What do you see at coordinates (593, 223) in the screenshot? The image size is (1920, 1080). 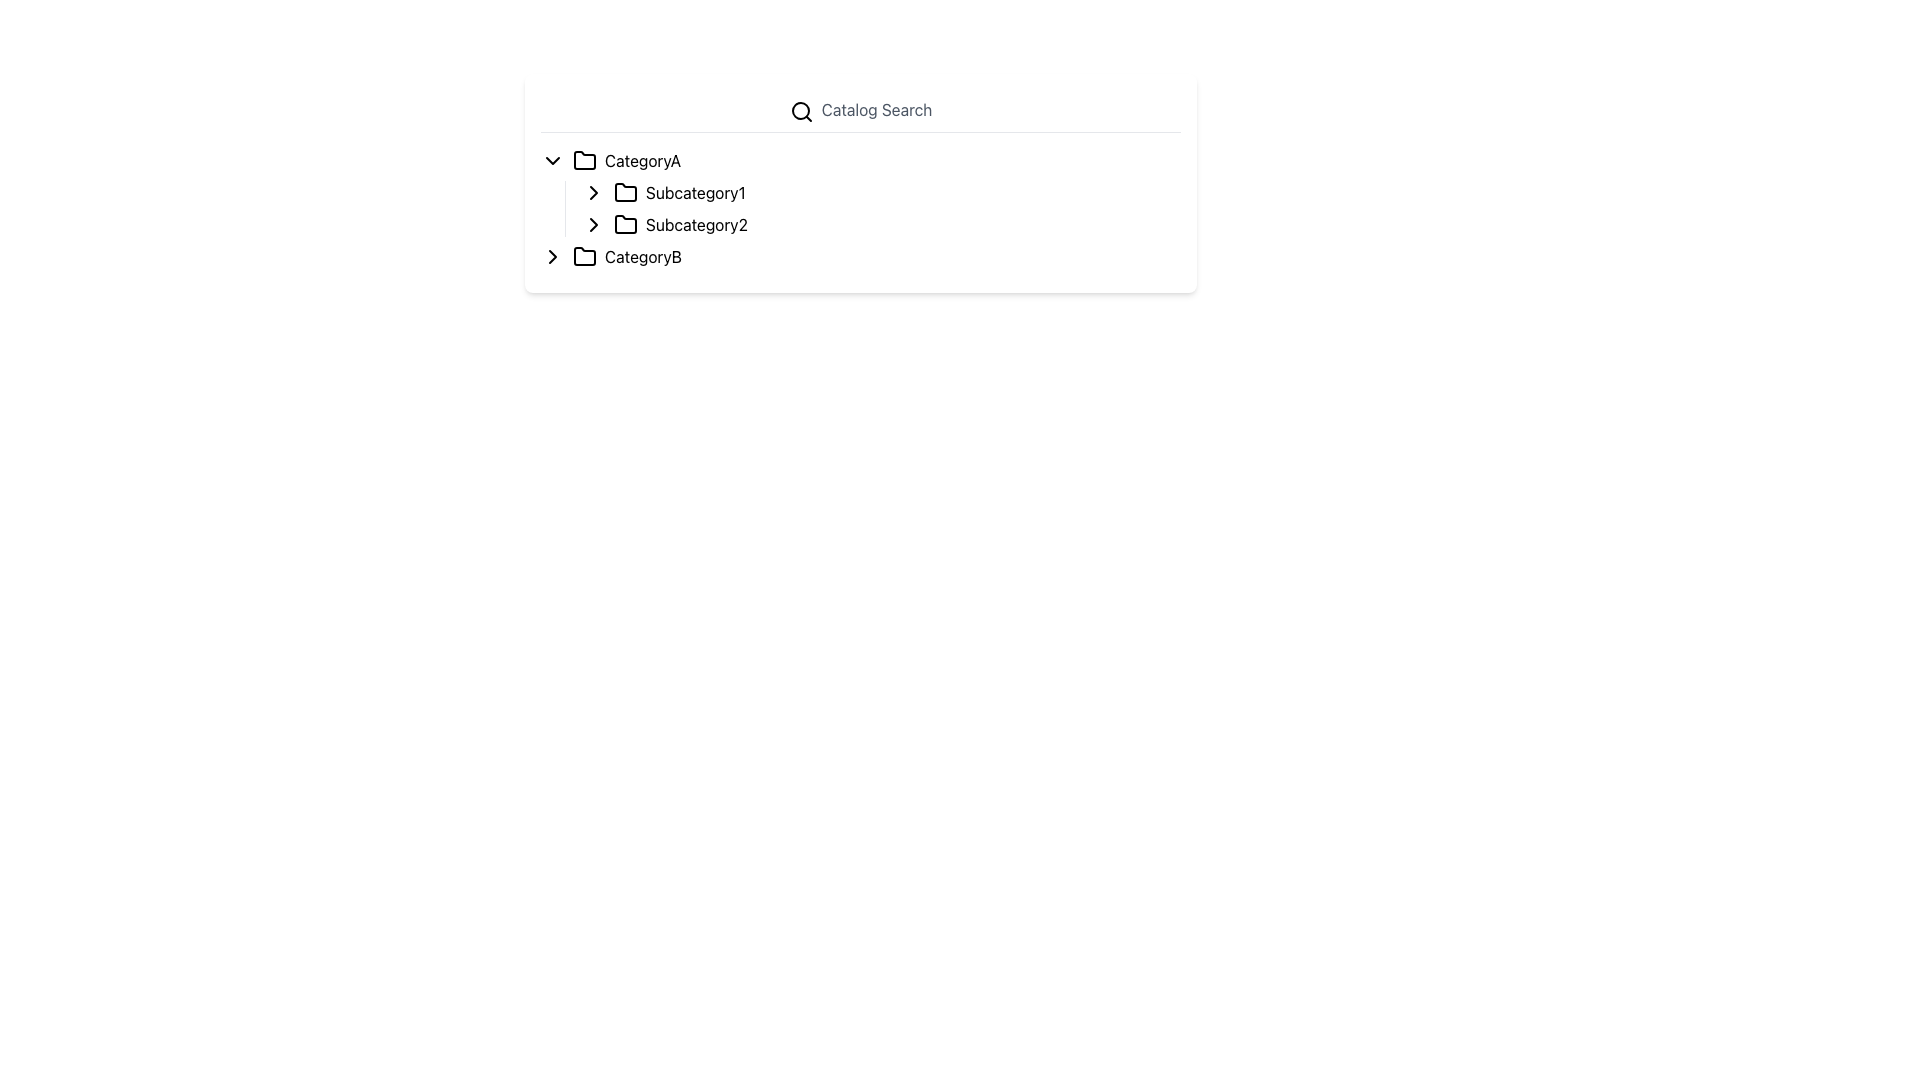 I see `the right-facing chevron arrow icon that indicates expandable content, located adjacent to the text label 'Subcategory2' under the second subcategory of 'CategoryA'` at bounding box center [593, 223].